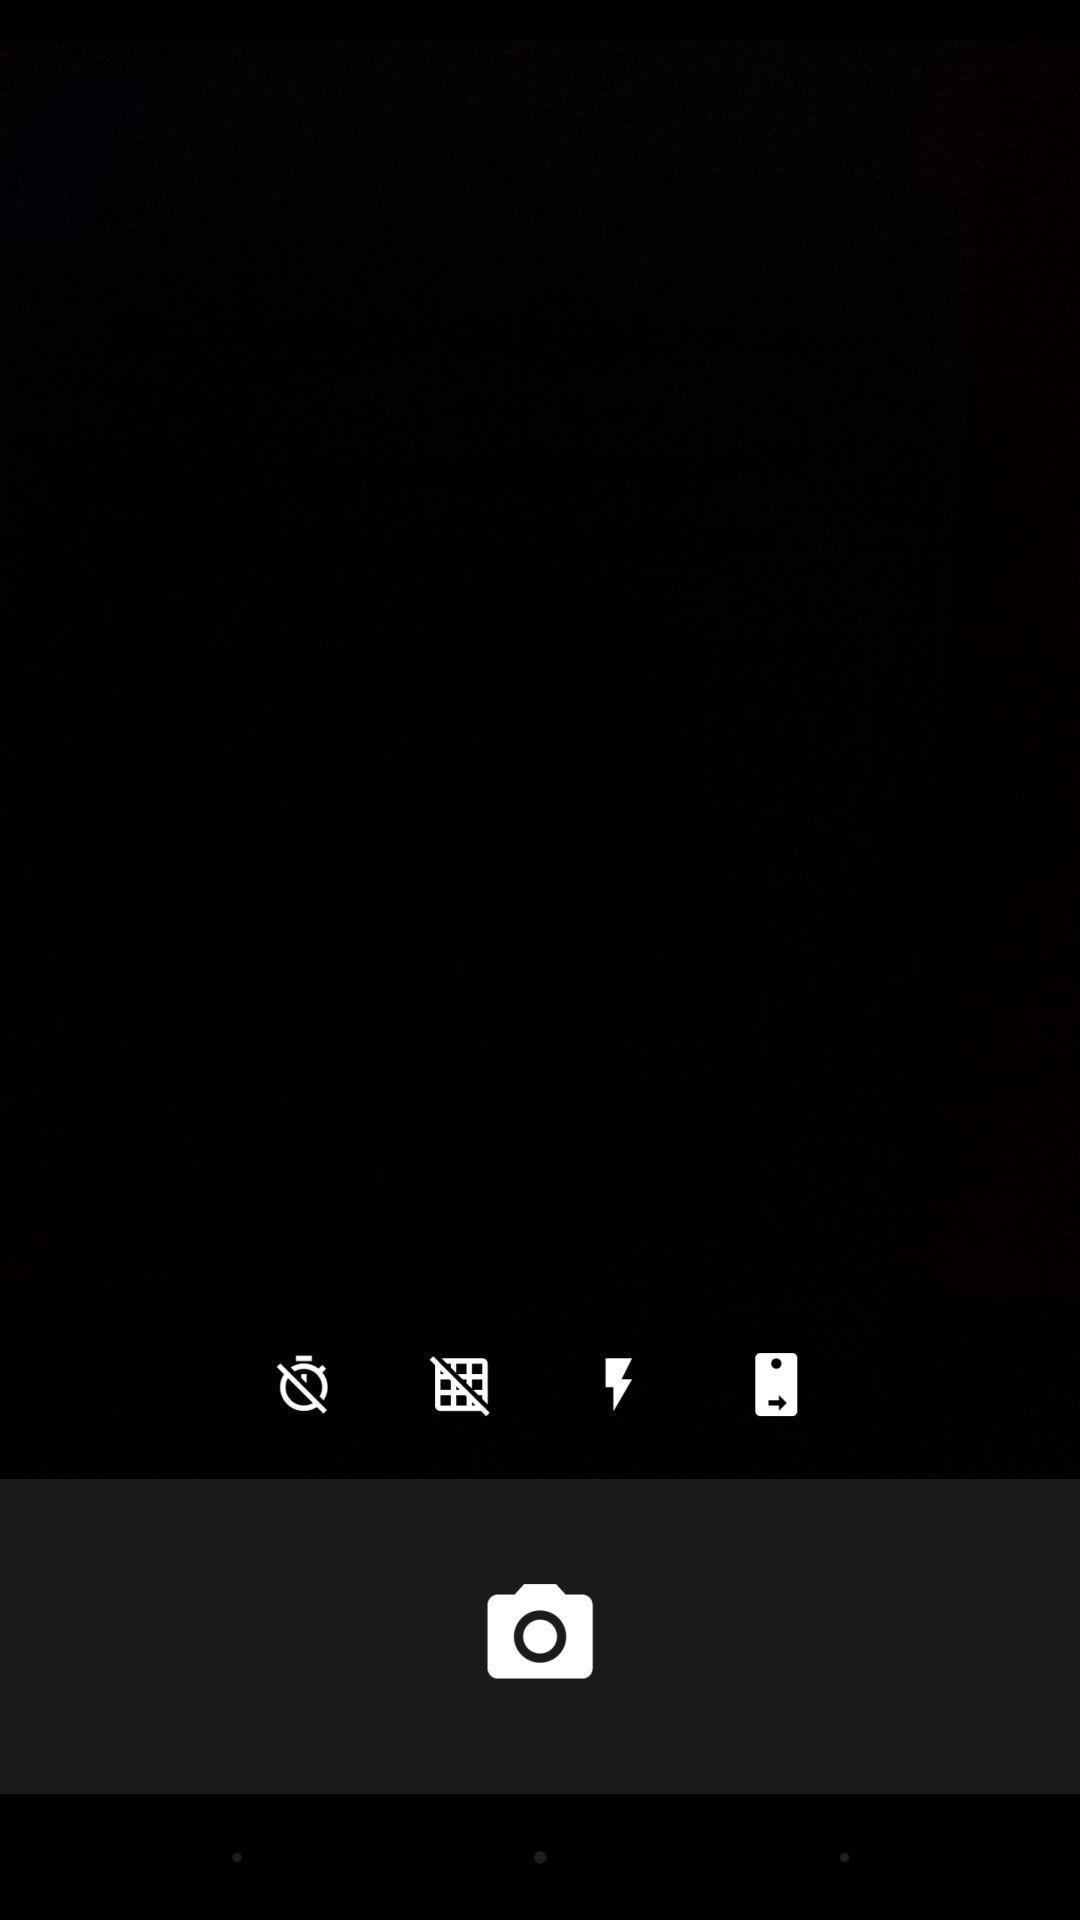 The height and width of the screenshot is (1920, 1080). What do you see at coordinates (303, 1383) in the screenshot?
I see `icon at the bottom left corner` at bounding box center [303, 1383].